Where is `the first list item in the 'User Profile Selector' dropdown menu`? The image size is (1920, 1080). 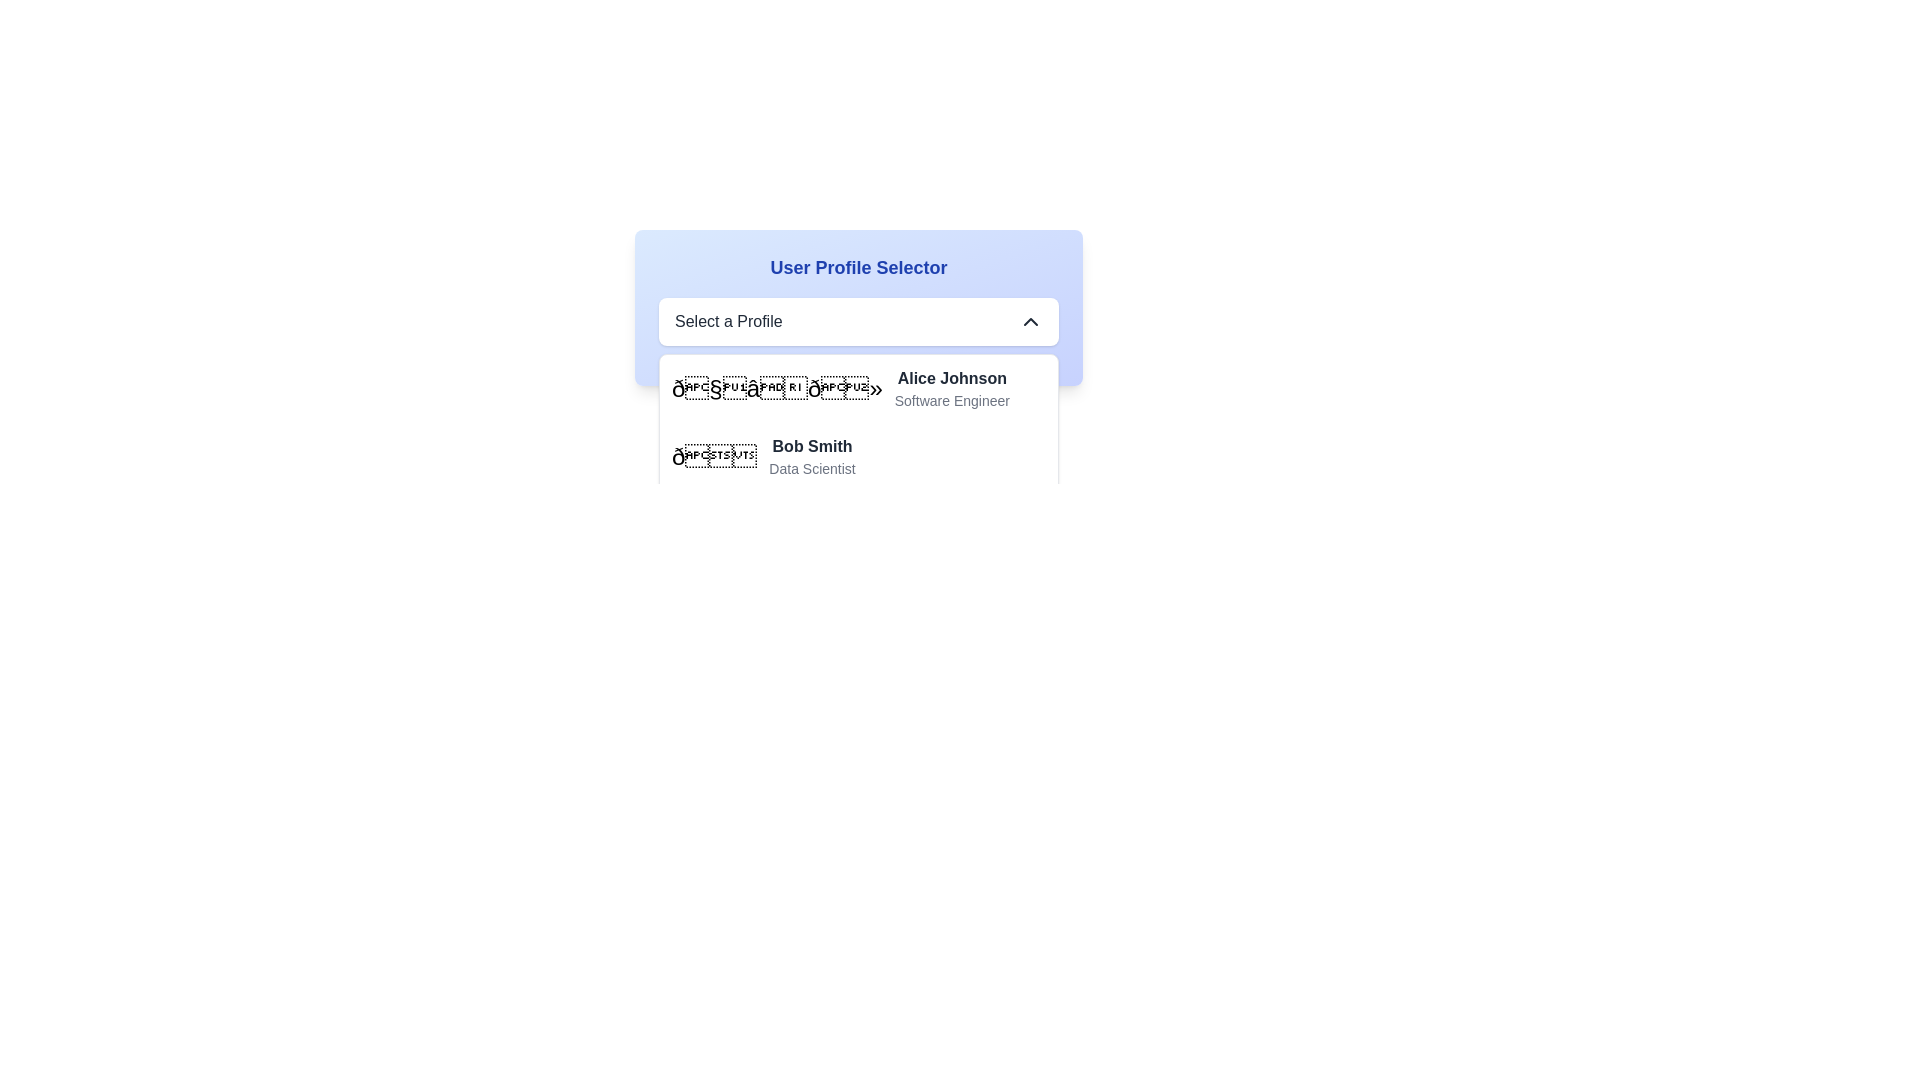
the first list item in the 'User Profile Selector' dropdown menu is located at coordinates (859, 389).